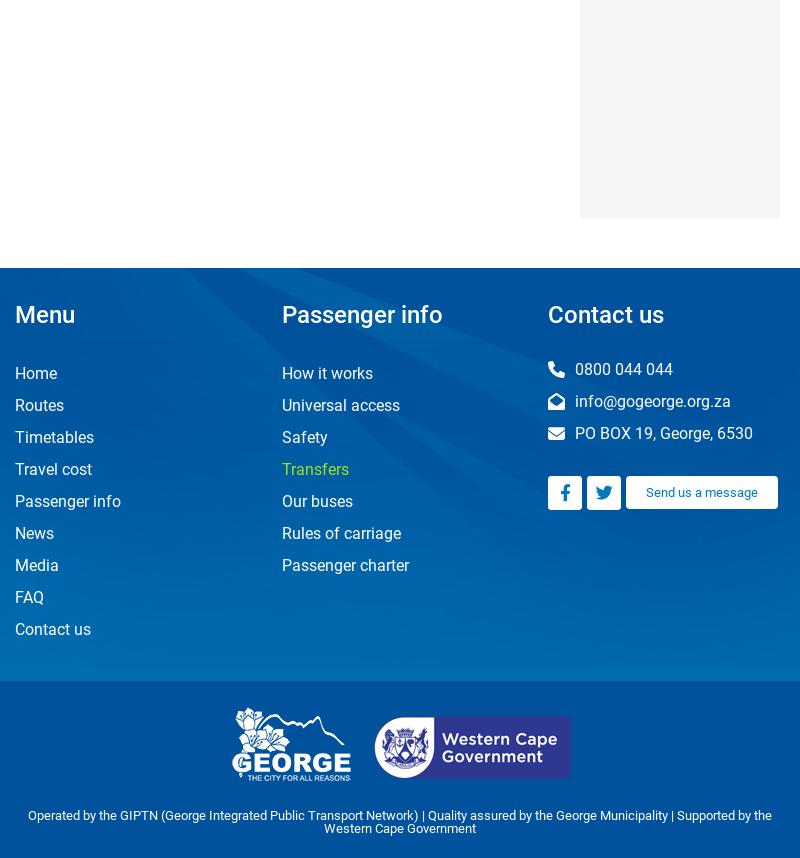 Image resolution: width=800 pixels, height=858 pixels. I want to click on 'News', so click(33, 532).